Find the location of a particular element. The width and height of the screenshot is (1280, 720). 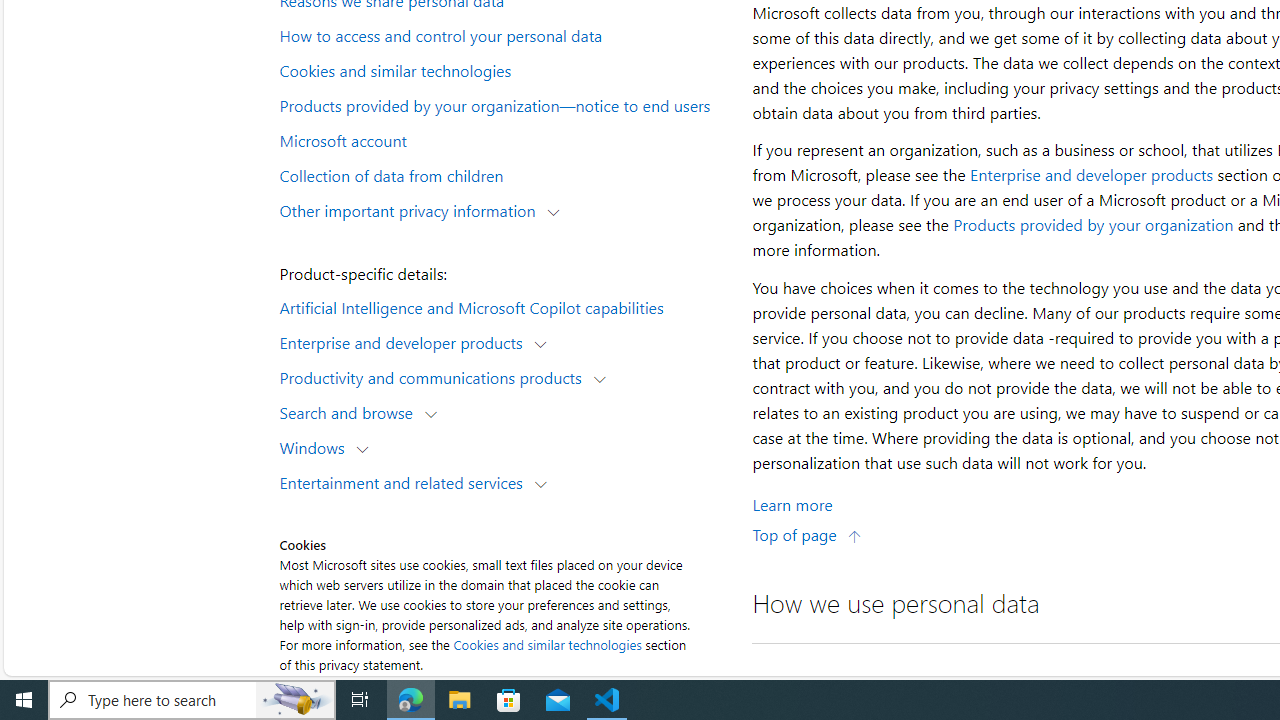

'Enterprise and developer products' is located at coordinates (1090, 173).